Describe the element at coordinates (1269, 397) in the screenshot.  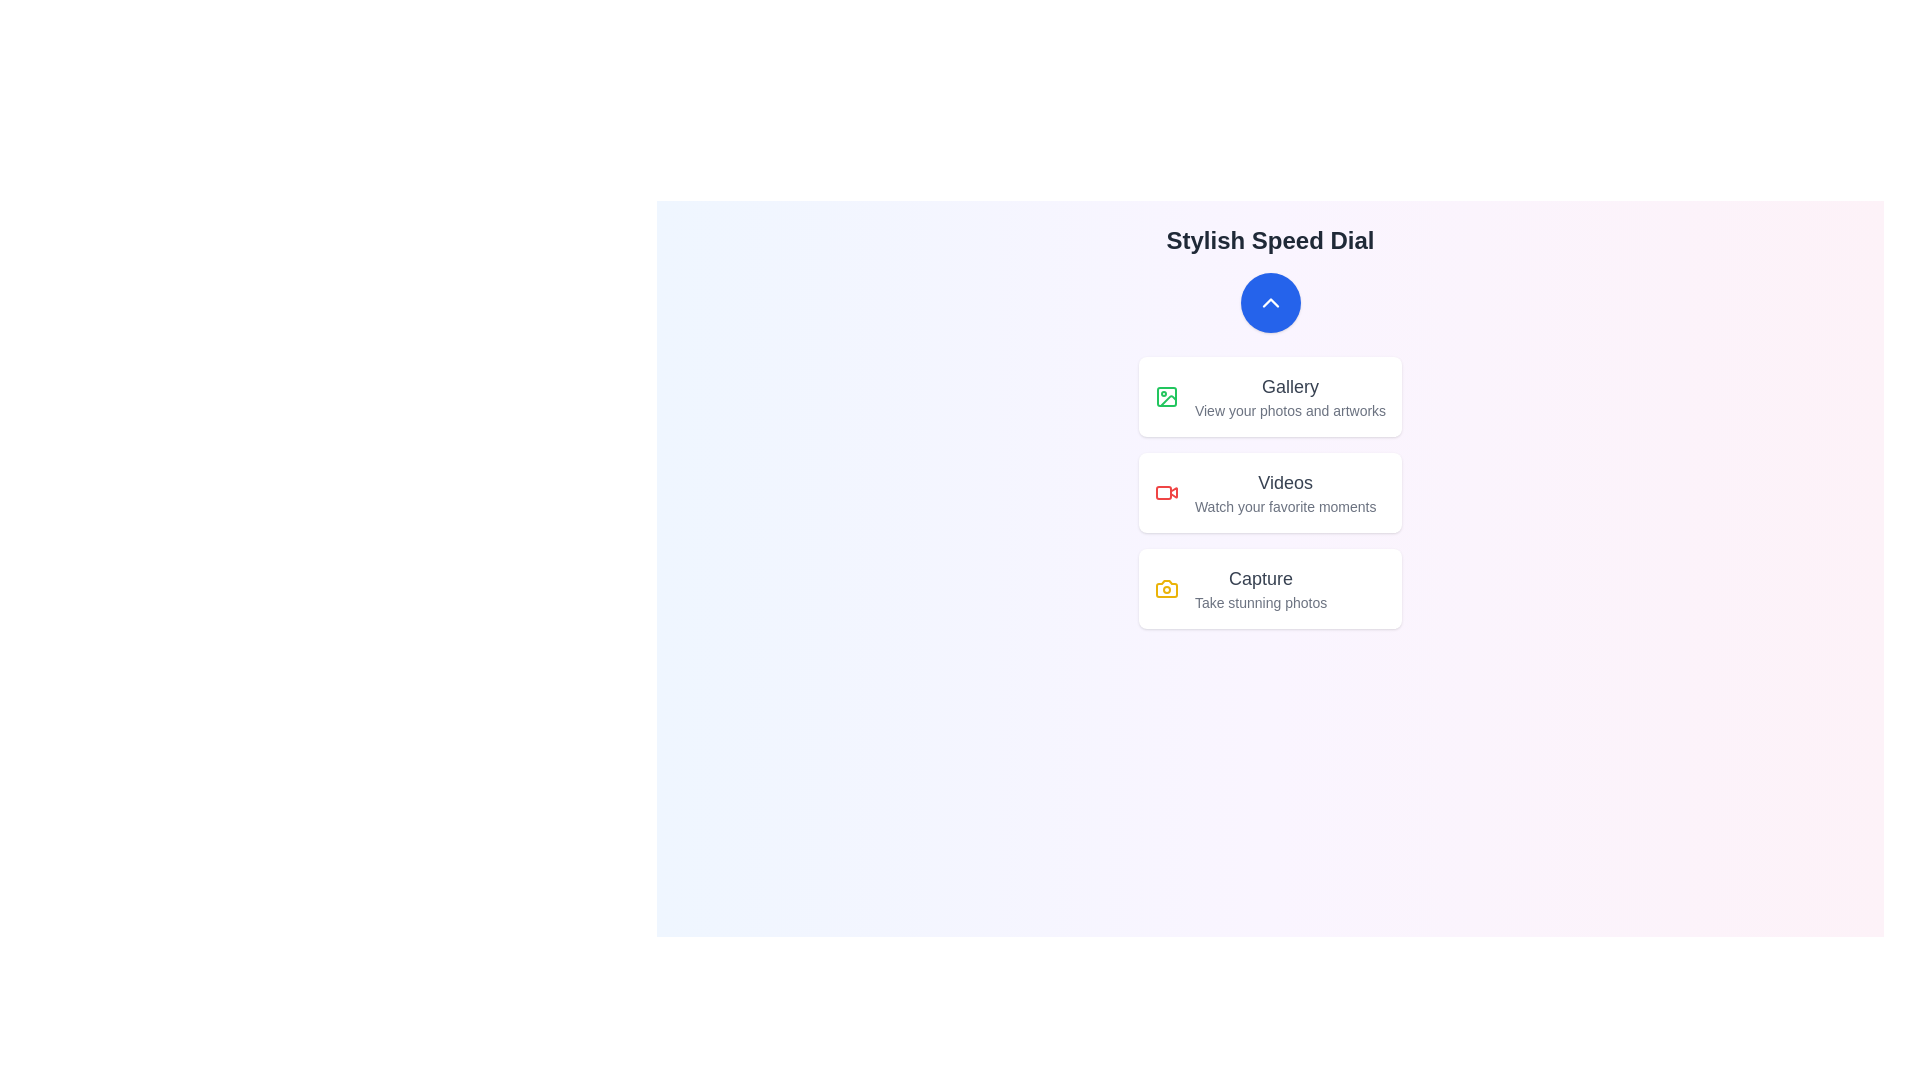
I see `the Gallery item from the StylishSpeedDial component` at that location.